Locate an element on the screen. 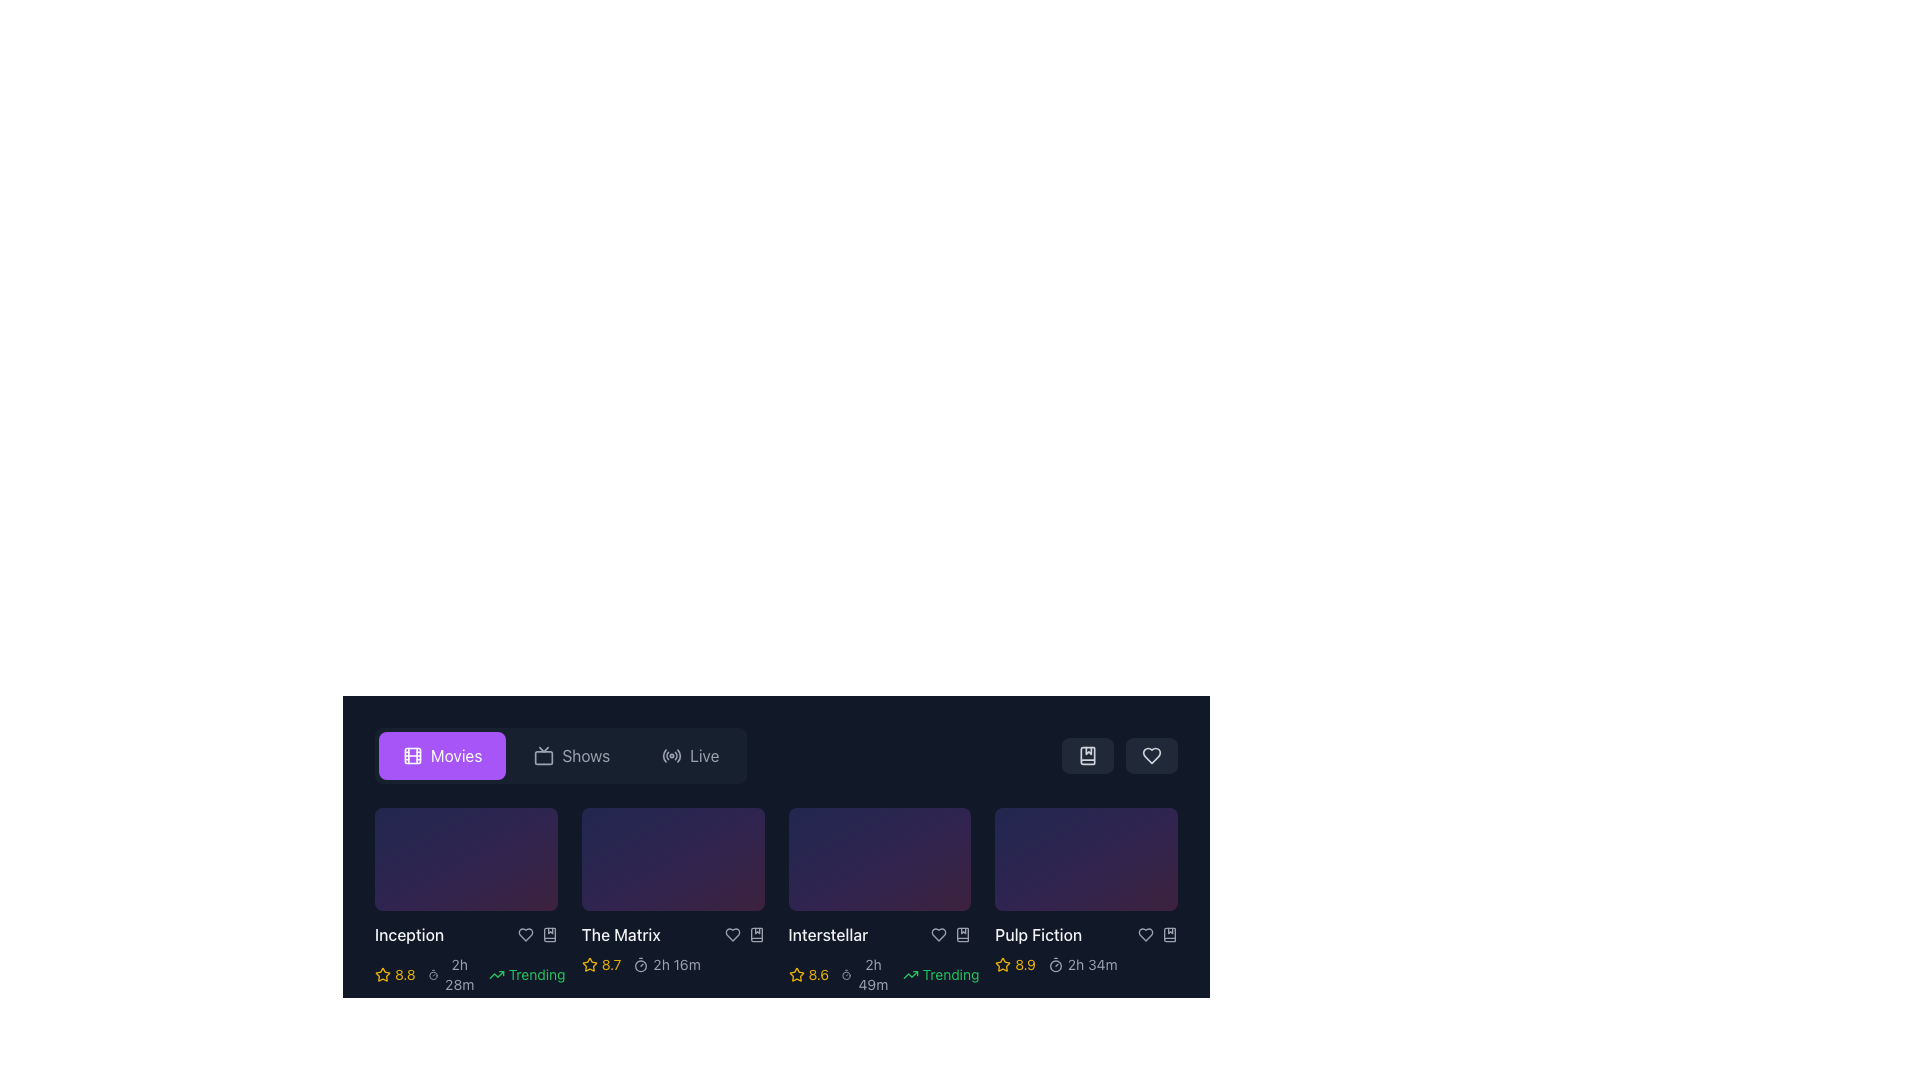 Image resolution: width=1920 pixels, height=1080 pixels. the Rating Display element, which features a yellow star icon and the text '8.6', indicating a rating or score, positioned to the left of the 'Trending' text and right of a movie thumbnail is located at coordinates (808, 973).